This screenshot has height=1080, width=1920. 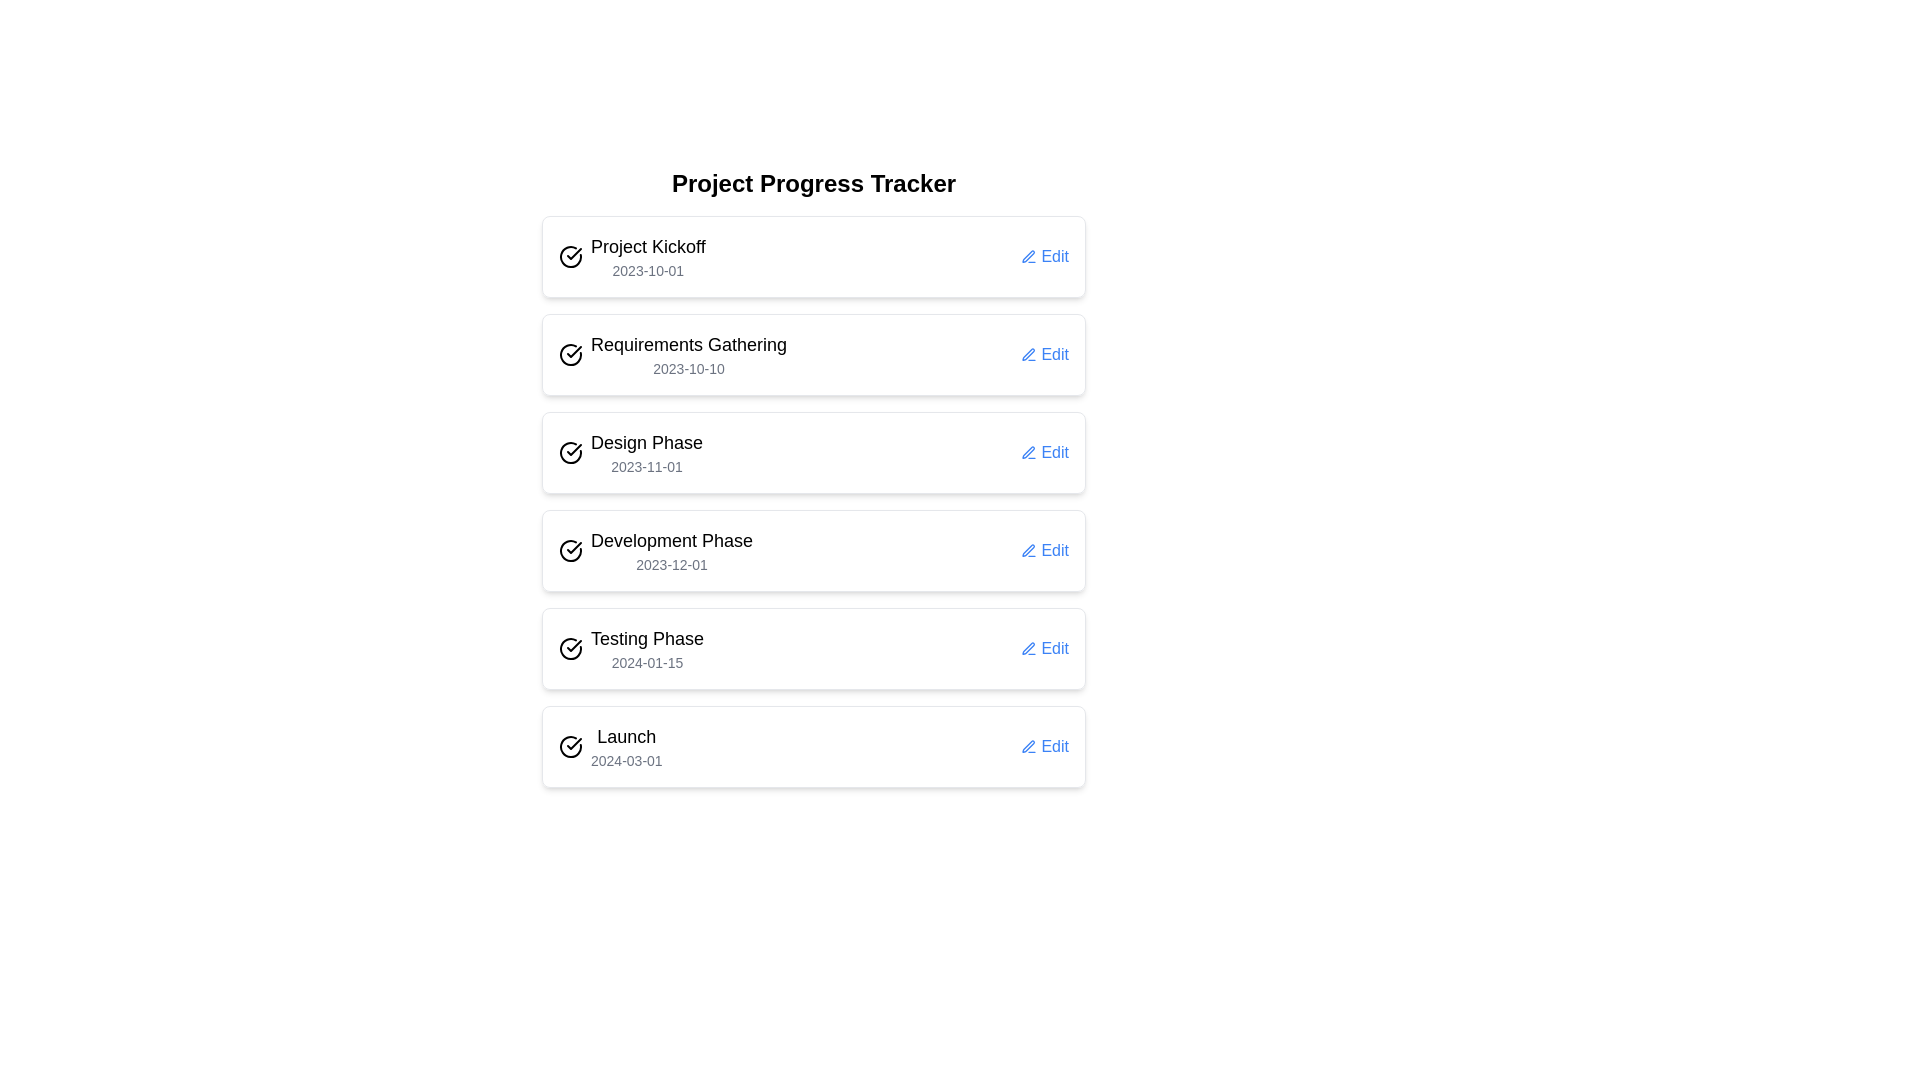 I want to click on the circular icon with a checkmark inside, which is located to the left of the text 'Development Phase' in the fourth row of the 'Project Progress Tracker' section, so click(x=570, y=551).